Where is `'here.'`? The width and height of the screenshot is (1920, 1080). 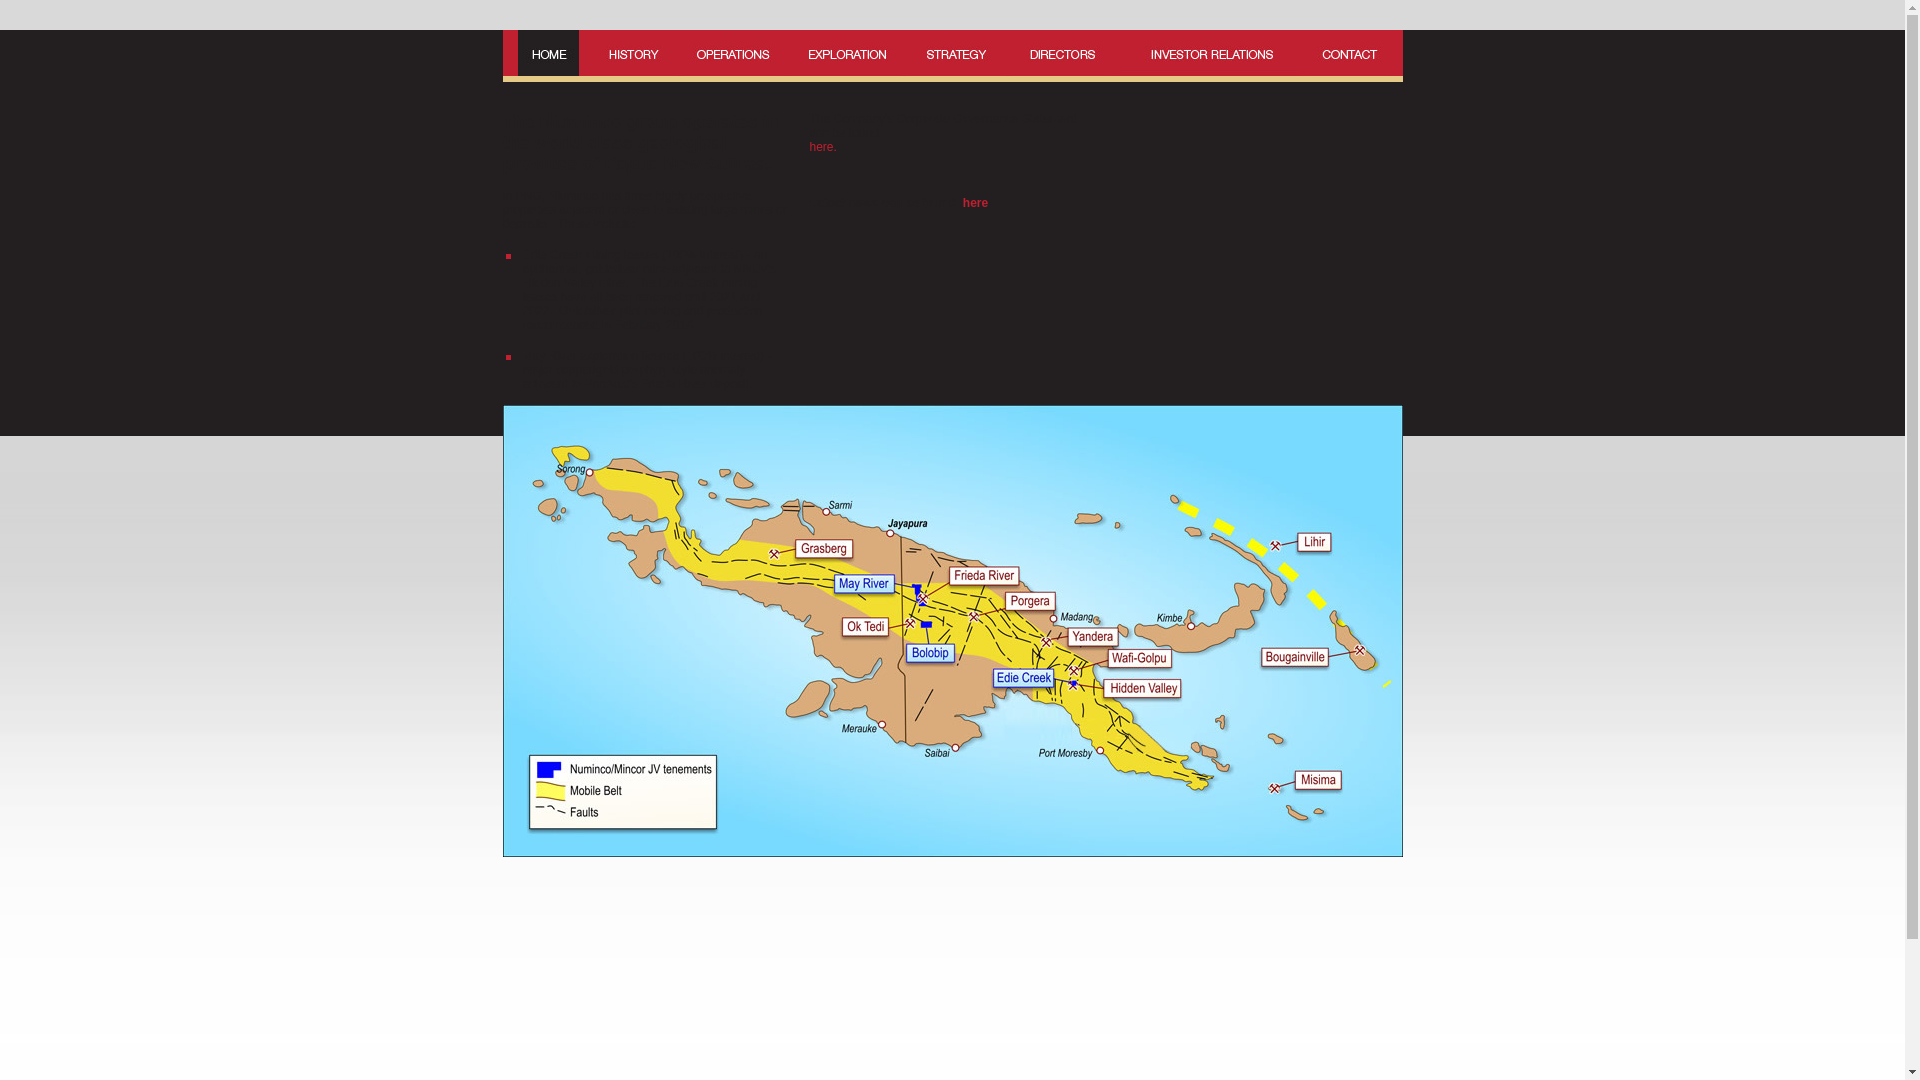 'here.' is located at coordinates (823, 145).